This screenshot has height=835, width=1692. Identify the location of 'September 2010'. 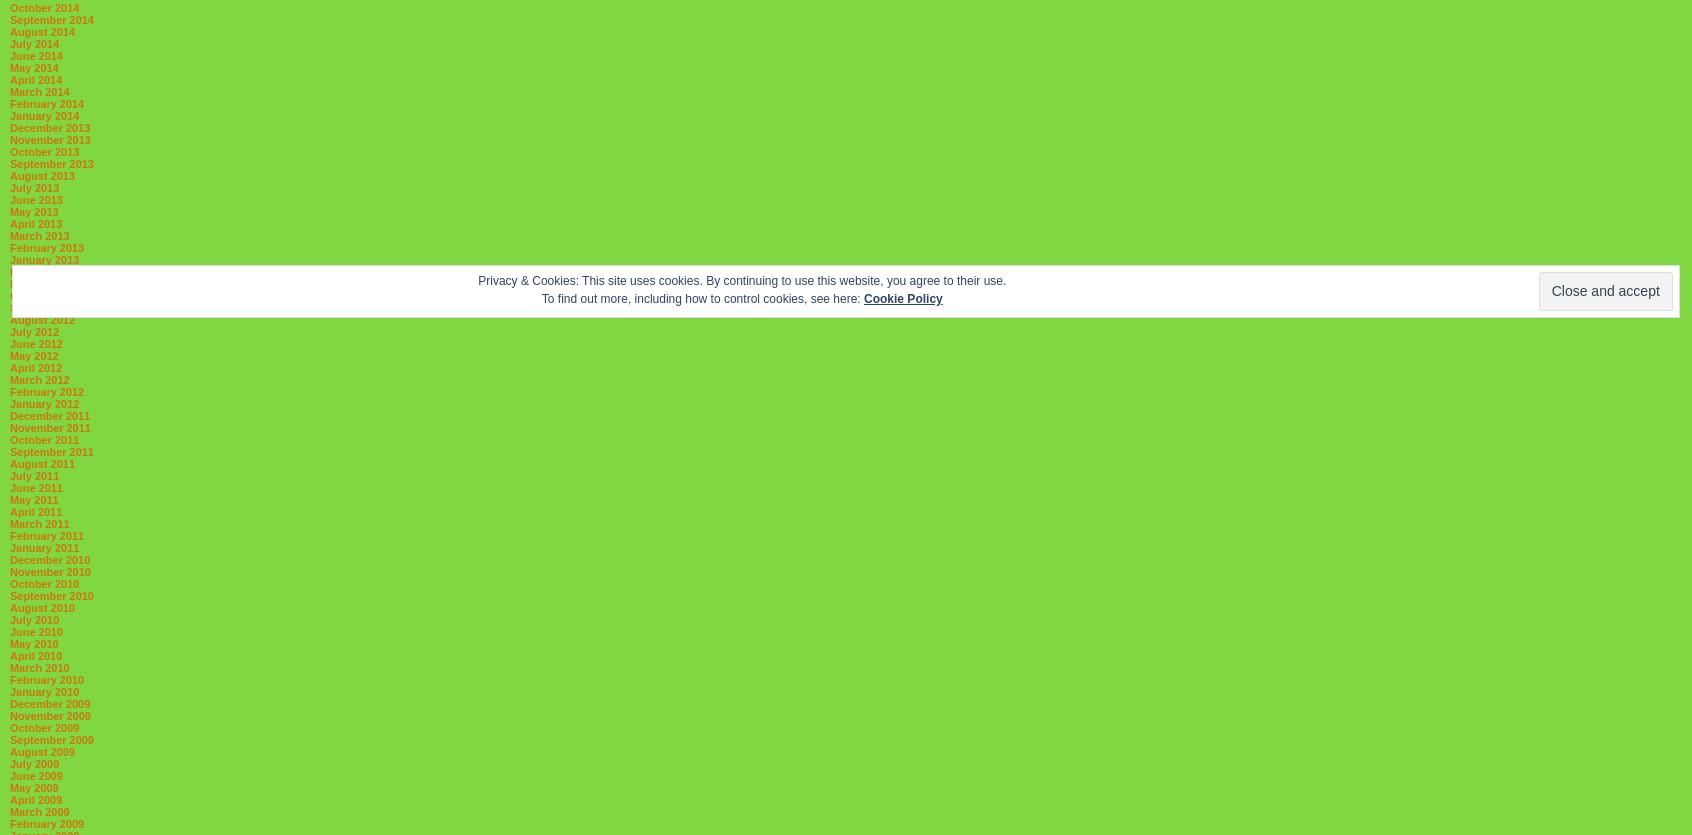
(50, 595).